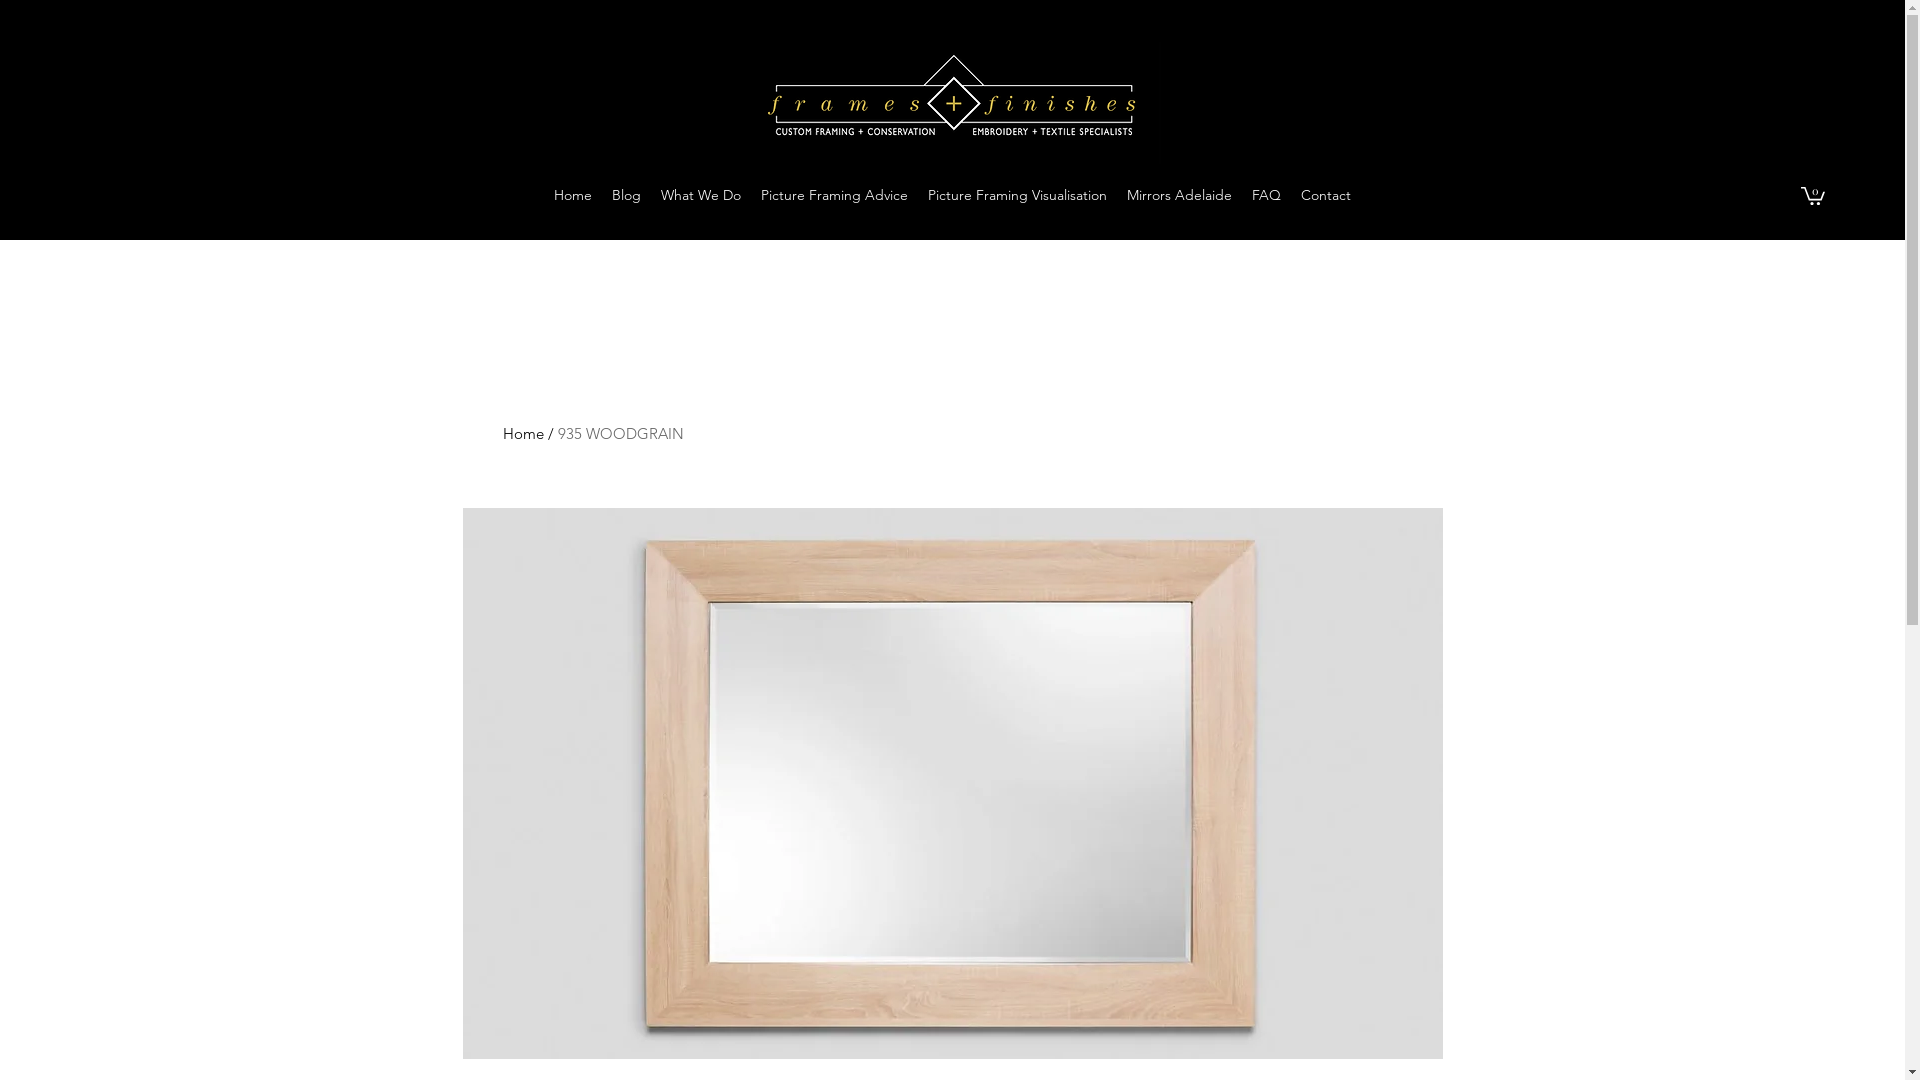 This screenshot has height=1080, width=1920. What do you see at coordinates (600, 195) in the screenshot?
I see `'Blog'` at bounding box center [600, 195].